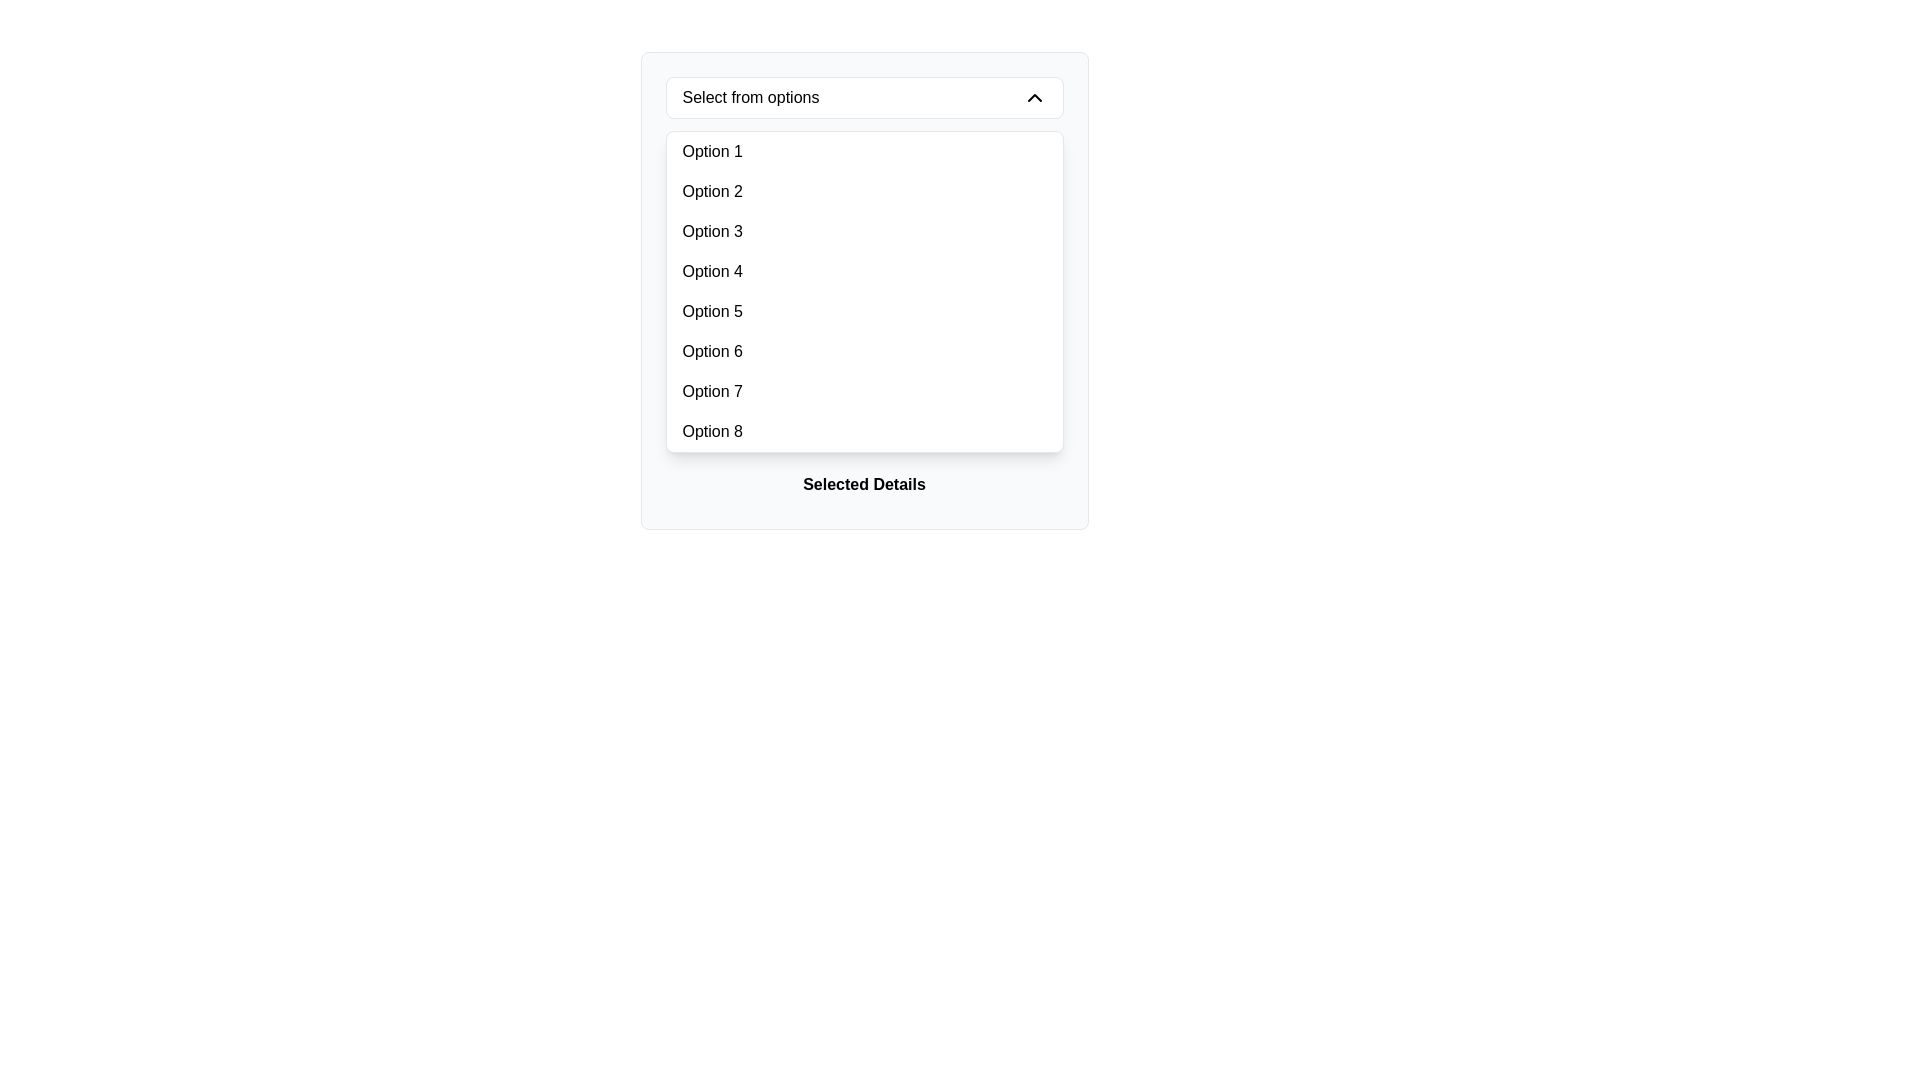 The image size is (1920, 1080). I want to click on the third option in the dropdown menu, so click(864, 230).